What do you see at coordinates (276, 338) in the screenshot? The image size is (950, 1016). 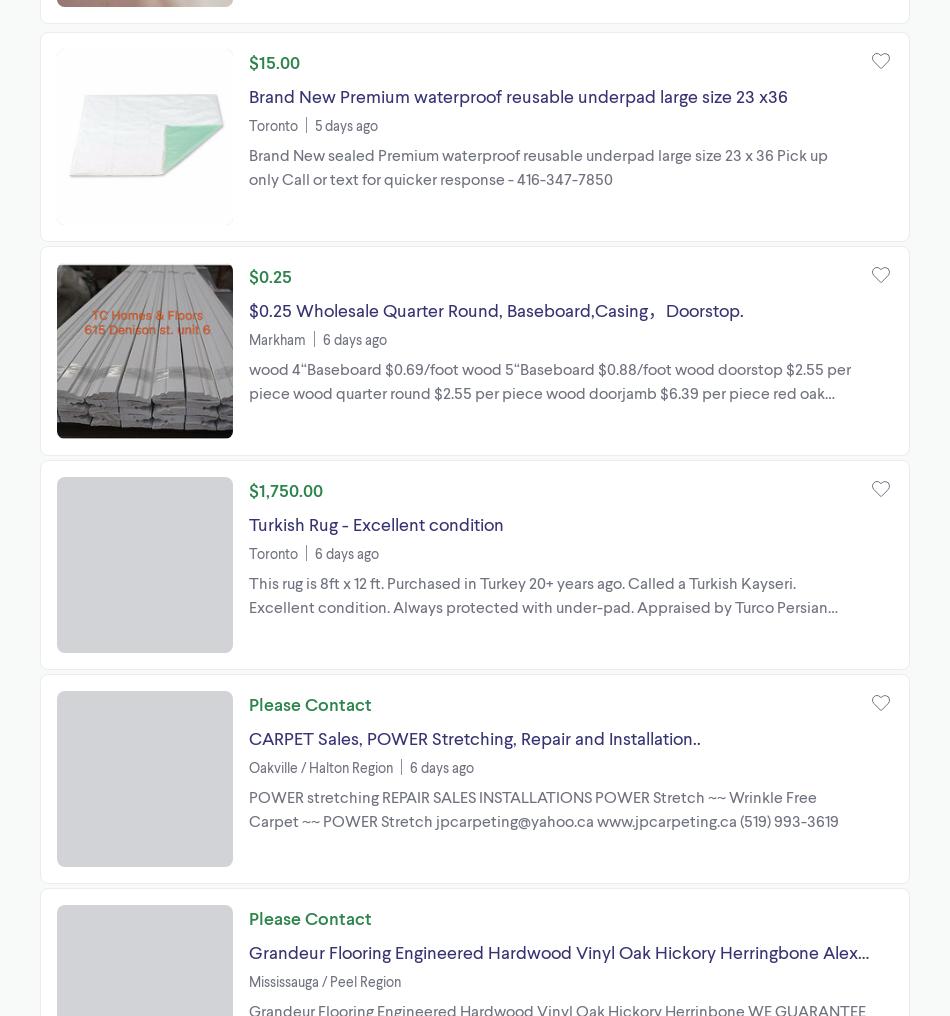 I see `'Markham'` at bounding box center [276, 338].